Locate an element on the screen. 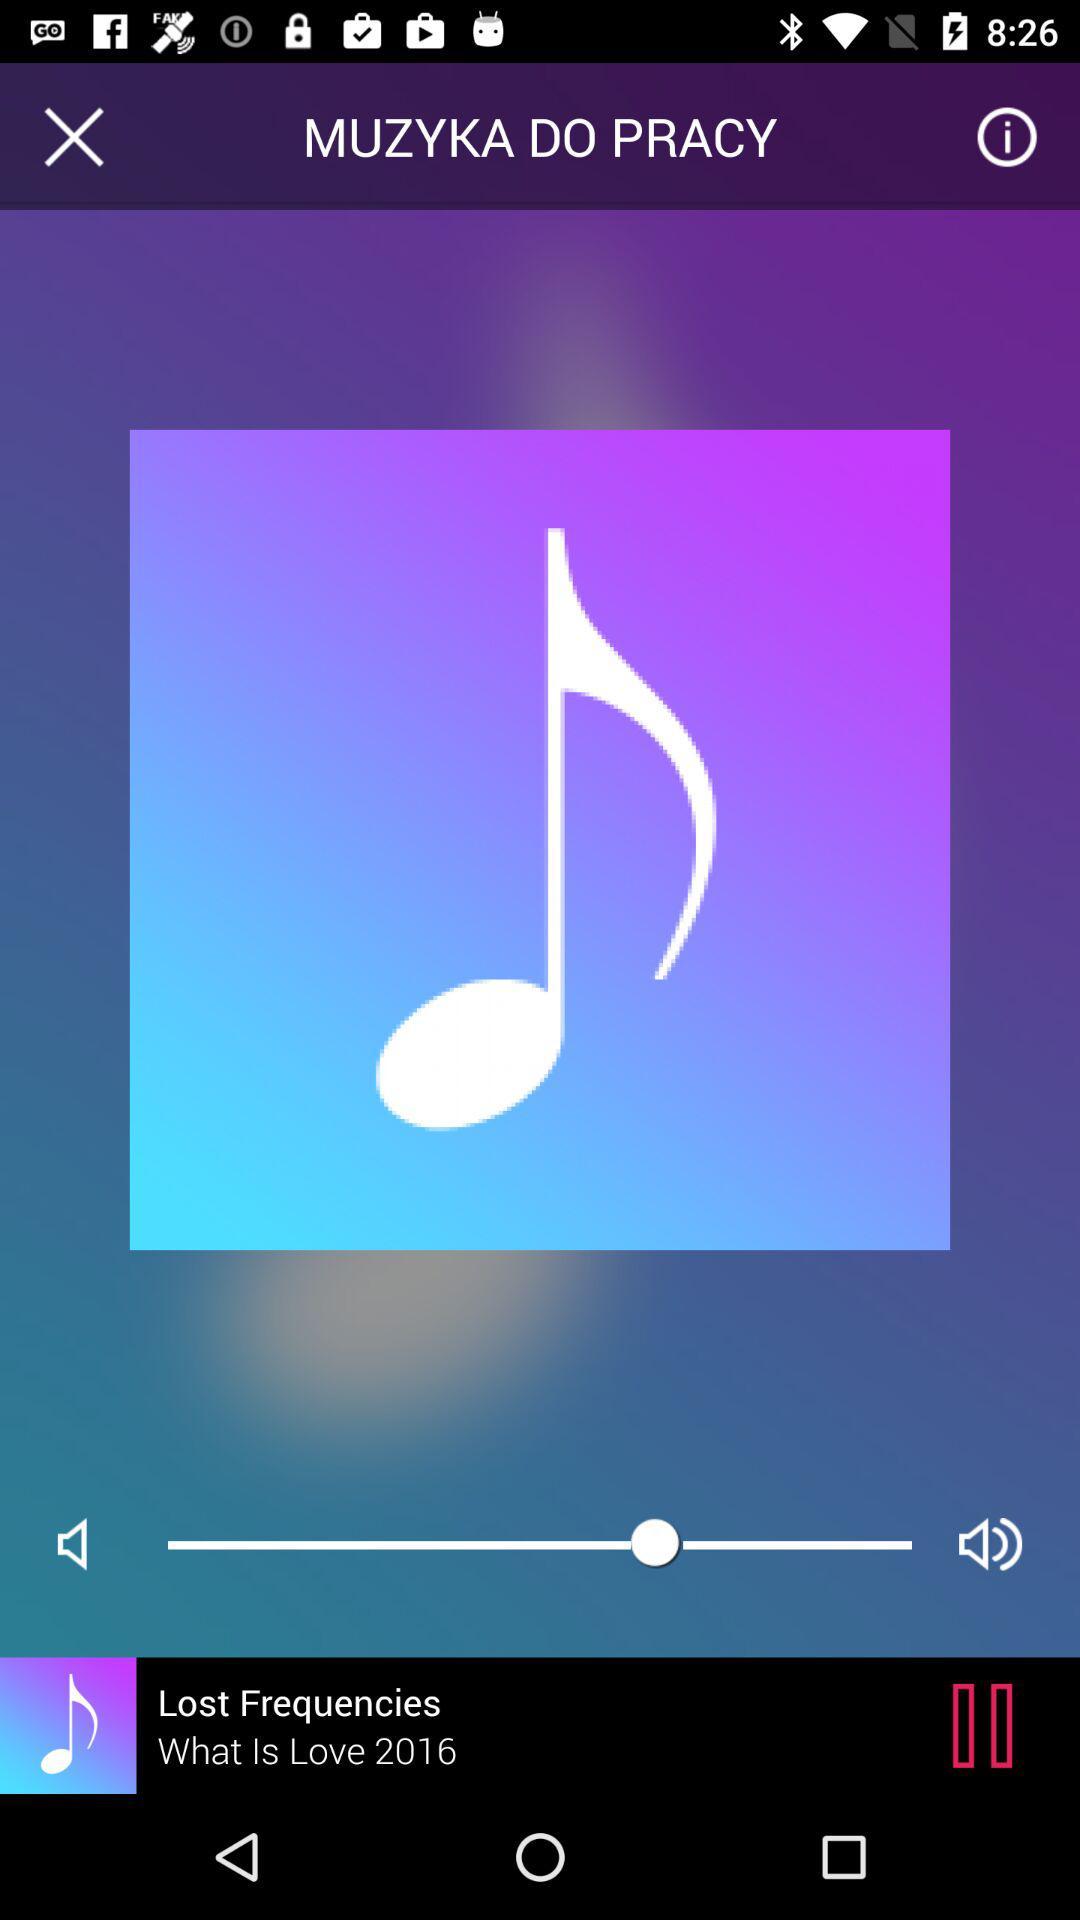  icon to the right of lost frequencies is located at coordinates (987, 1724).